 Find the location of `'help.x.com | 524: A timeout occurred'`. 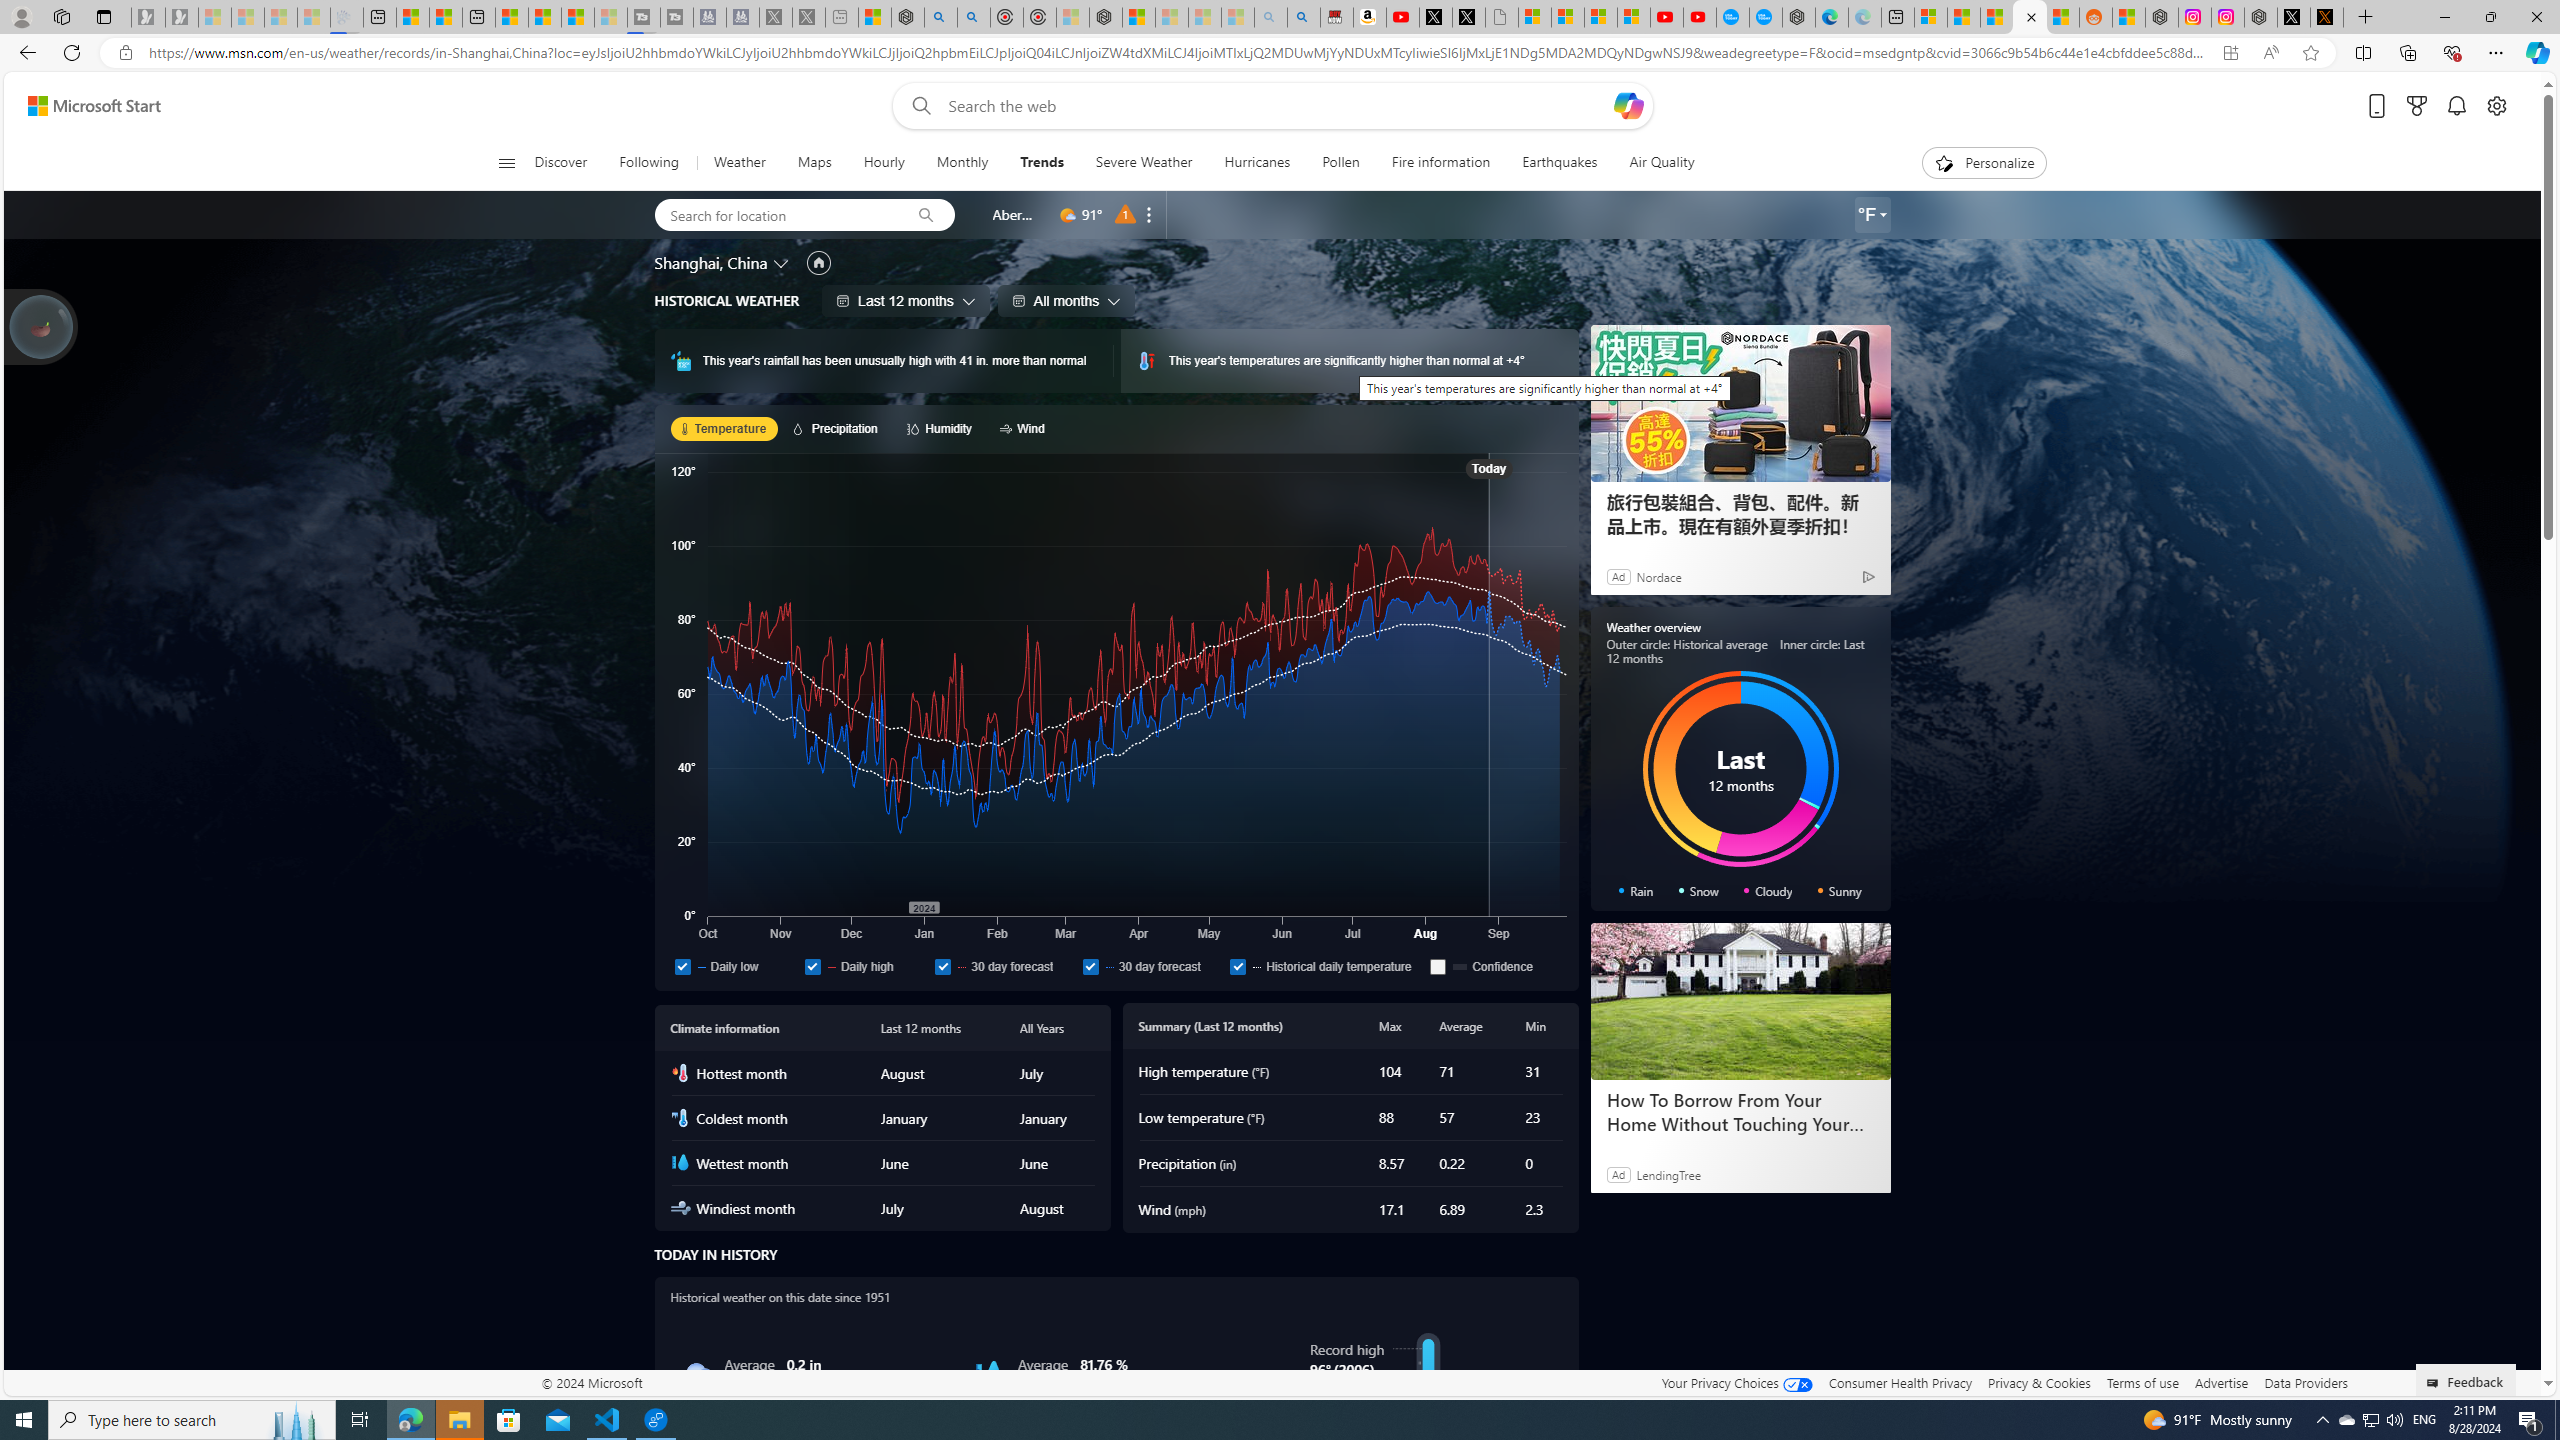

'help.x.com | 524: A timeout occurred' is located at coordinates (2327, 16).